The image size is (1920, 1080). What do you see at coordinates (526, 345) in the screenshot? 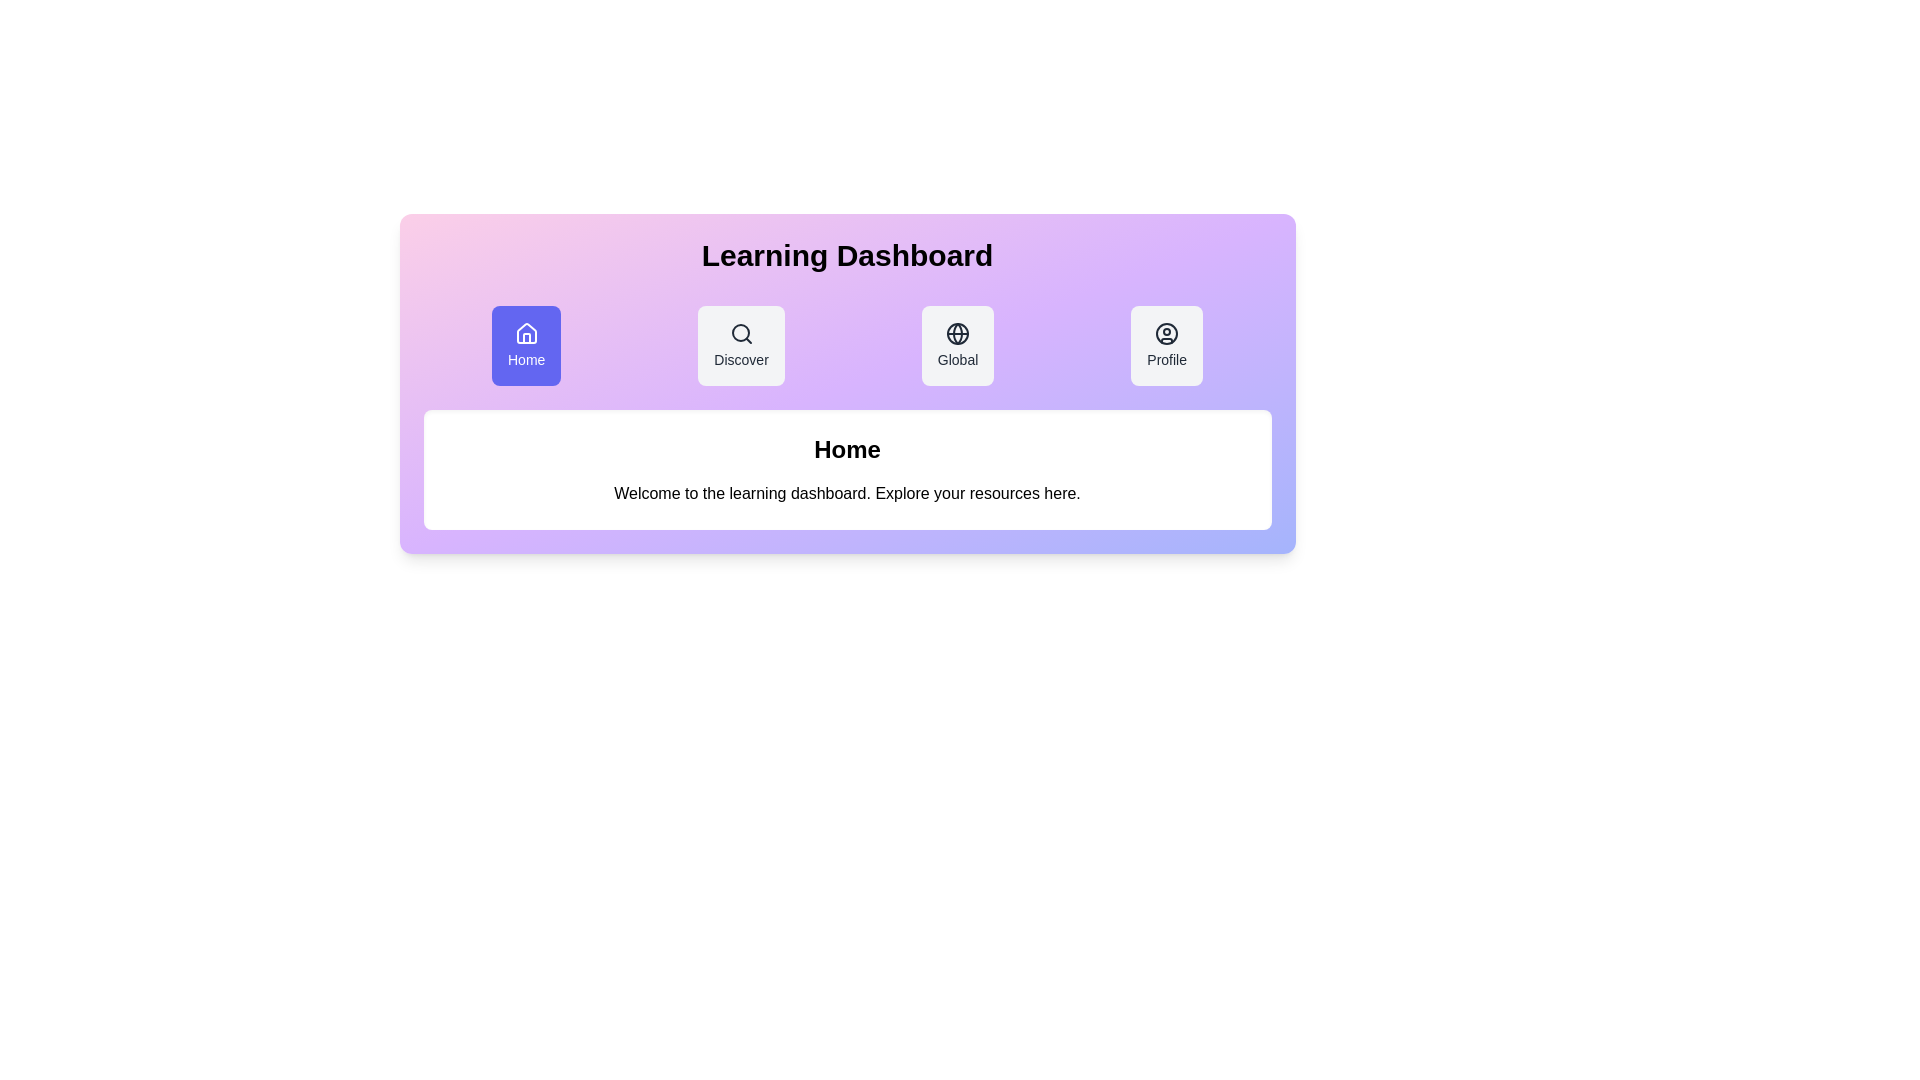
I see `the Home tab by clicking on it` at bounding box center [526, 345].